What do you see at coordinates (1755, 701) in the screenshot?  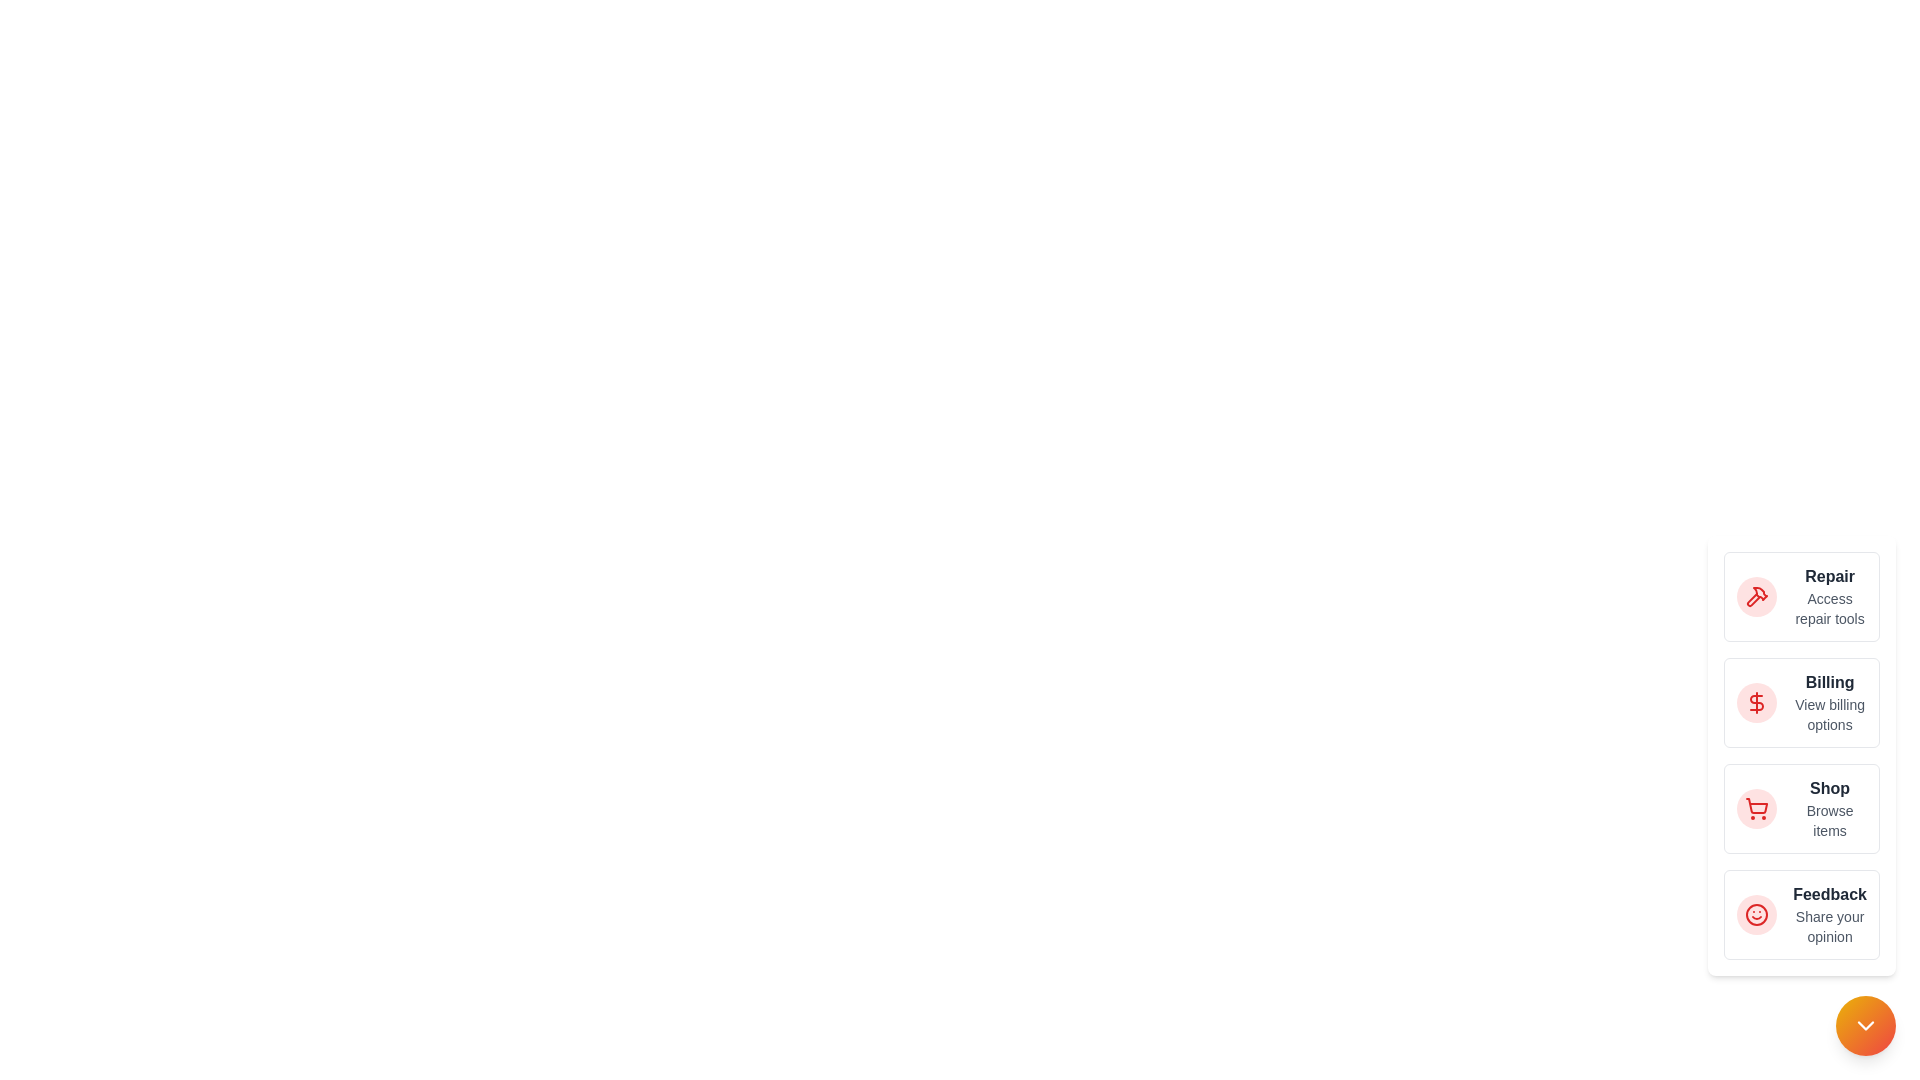 I see `the action labeled 'Billing' to highlight it` at bounding box center [1755, 701].